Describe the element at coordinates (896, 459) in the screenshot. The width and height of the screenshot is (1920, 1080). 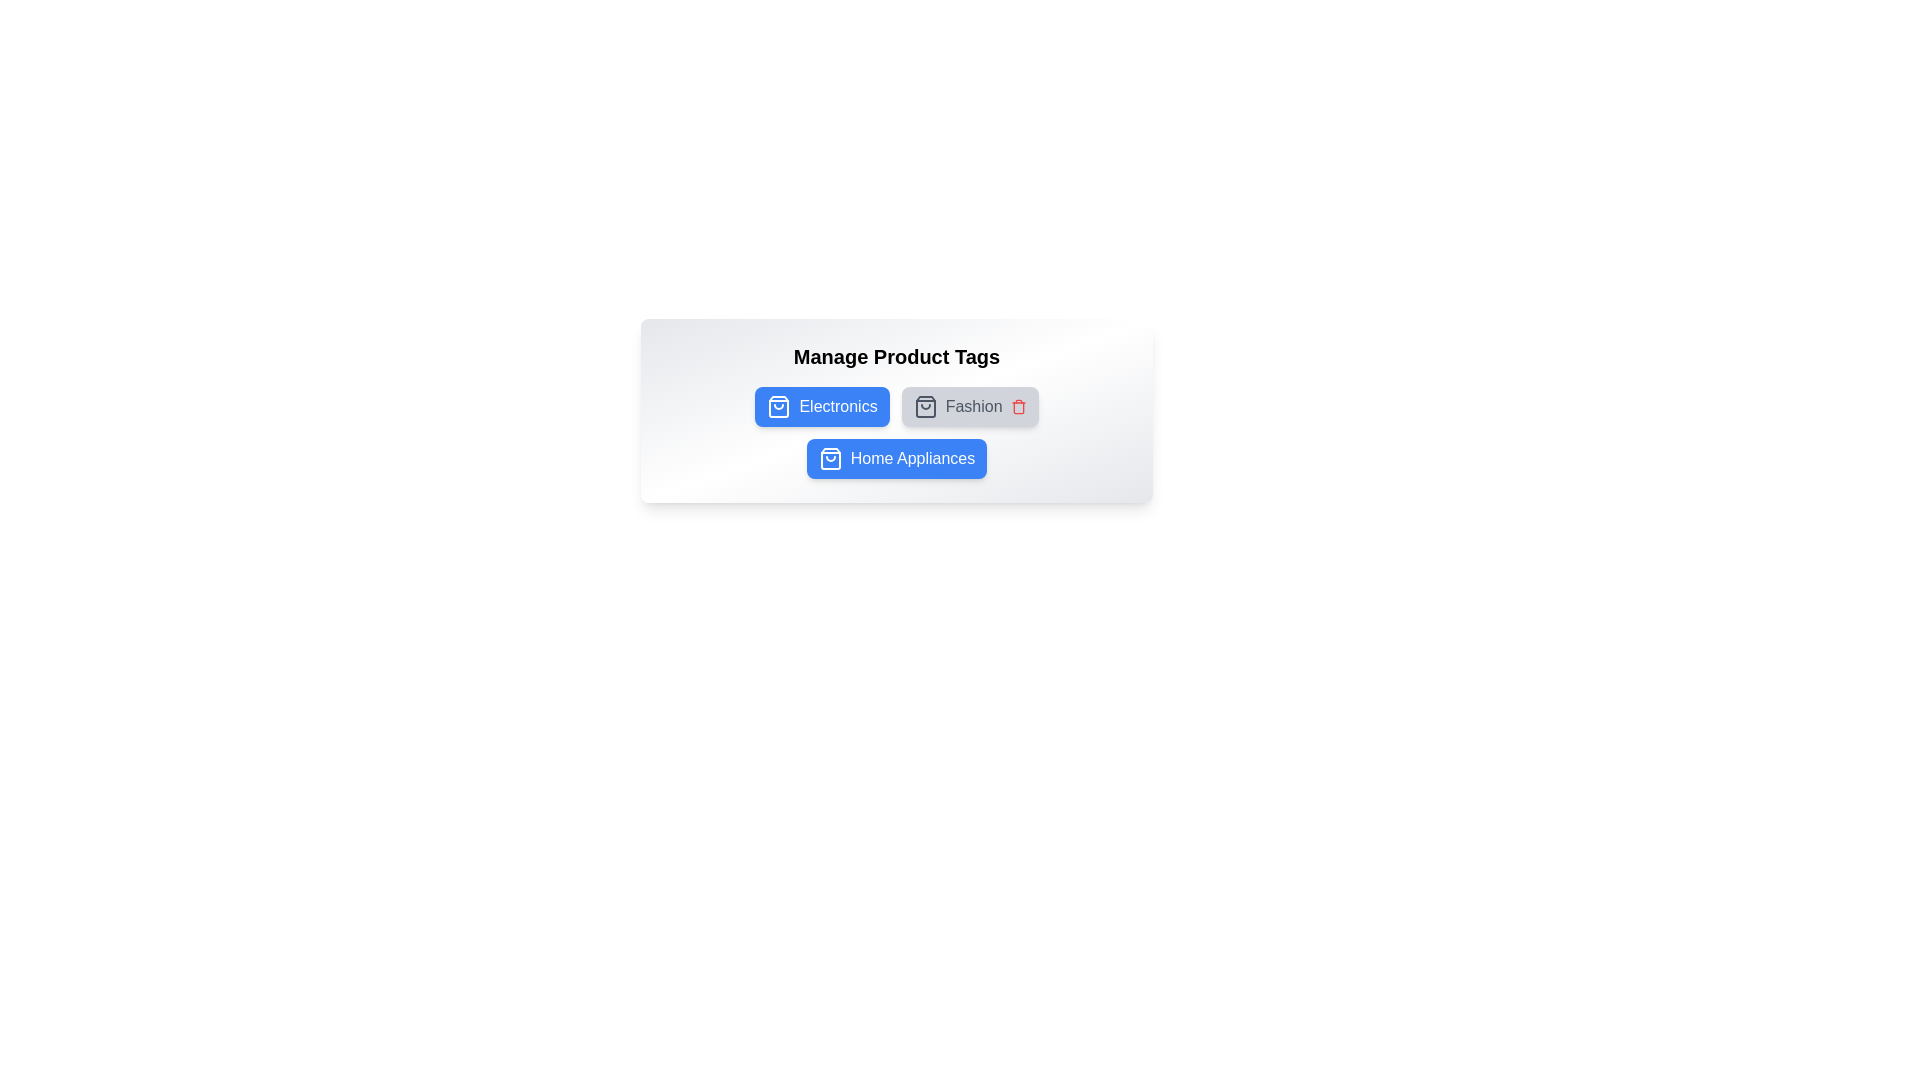
I see `the tag Home Appliances` at that location.